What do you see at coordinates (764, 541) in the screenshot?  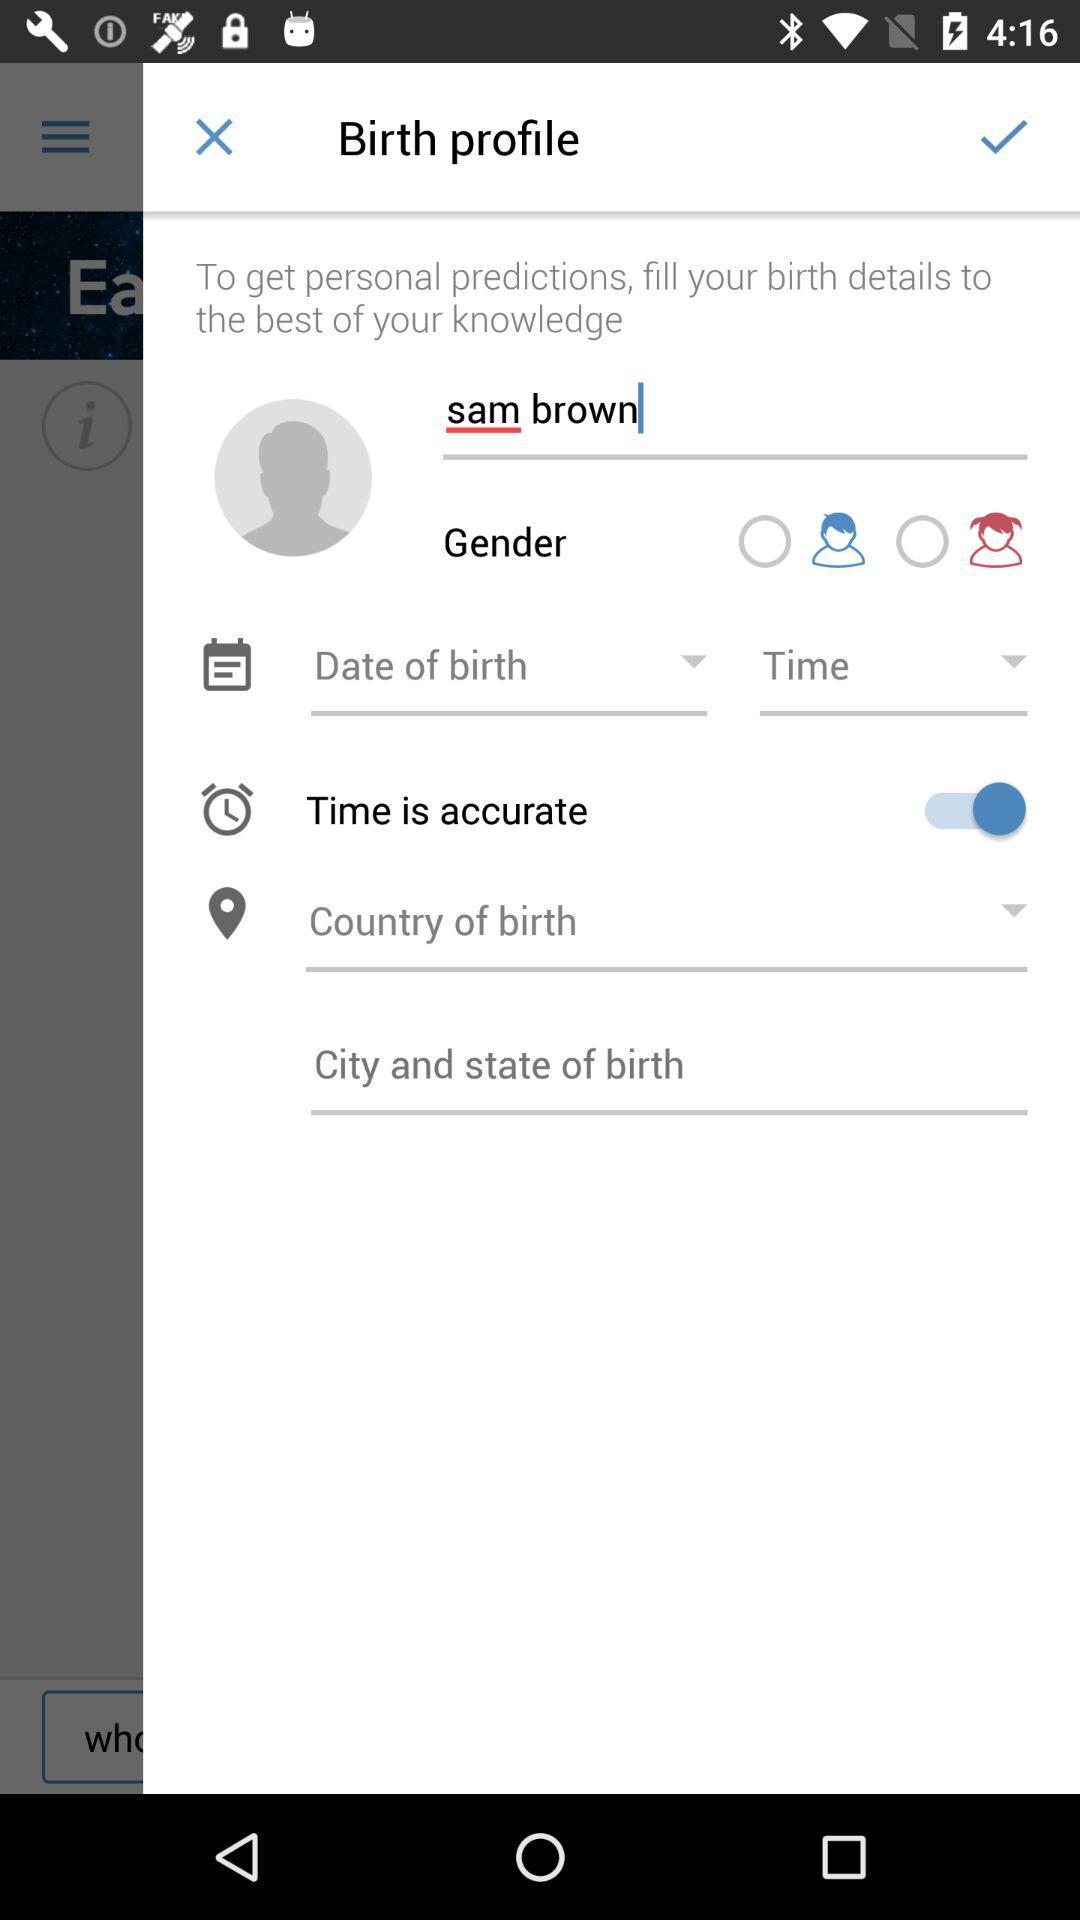 I see `male gender radio button` at bounding box center [764, 541].